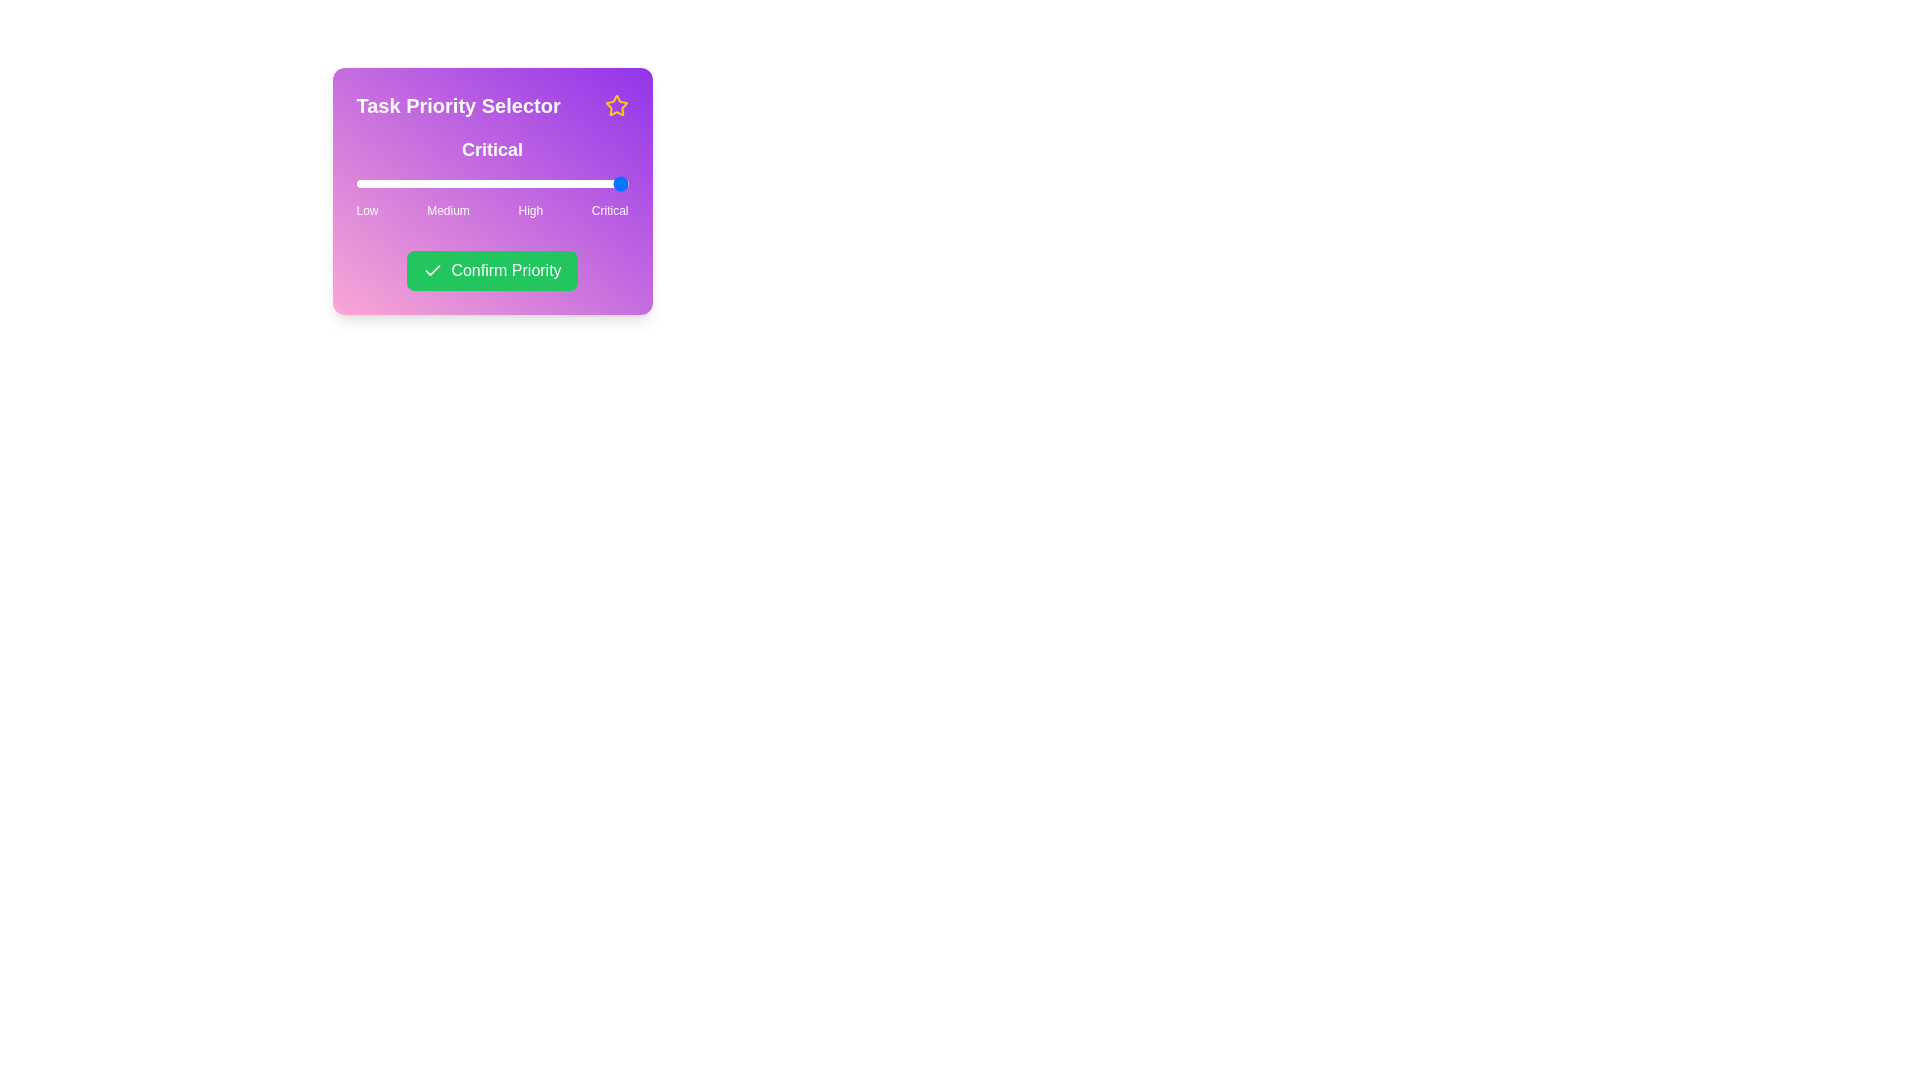 This screenshot has width=1920, height=1080. I want to click on the bold textual label 'Task Priority Selector' which is styled with a white font on a vivid purple gradient background, so click(457, 105).